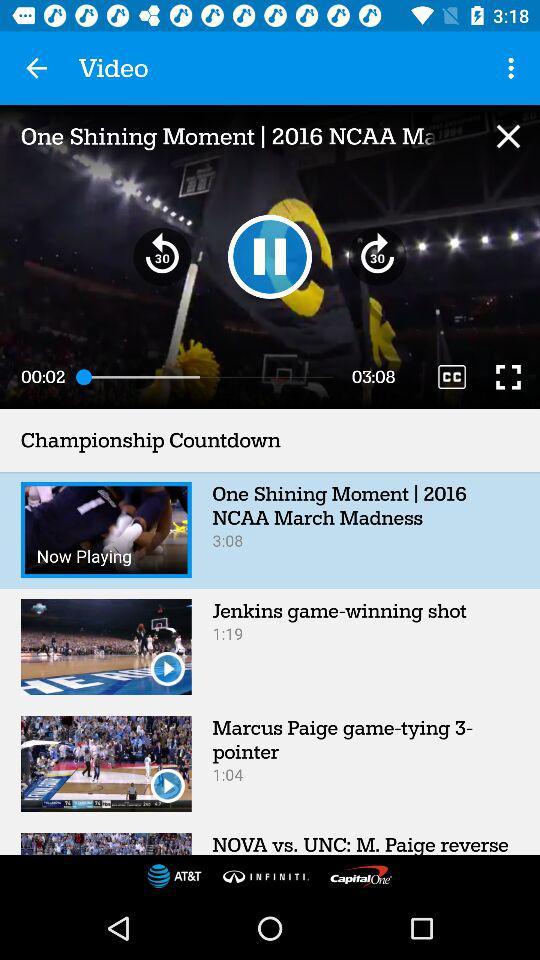 Image resolution: width=540 pixels, height=960 pixels. Describe the element at coordinates (508, 135) in the screenshot. I see `the icon next to one shining moment icon` at that location.